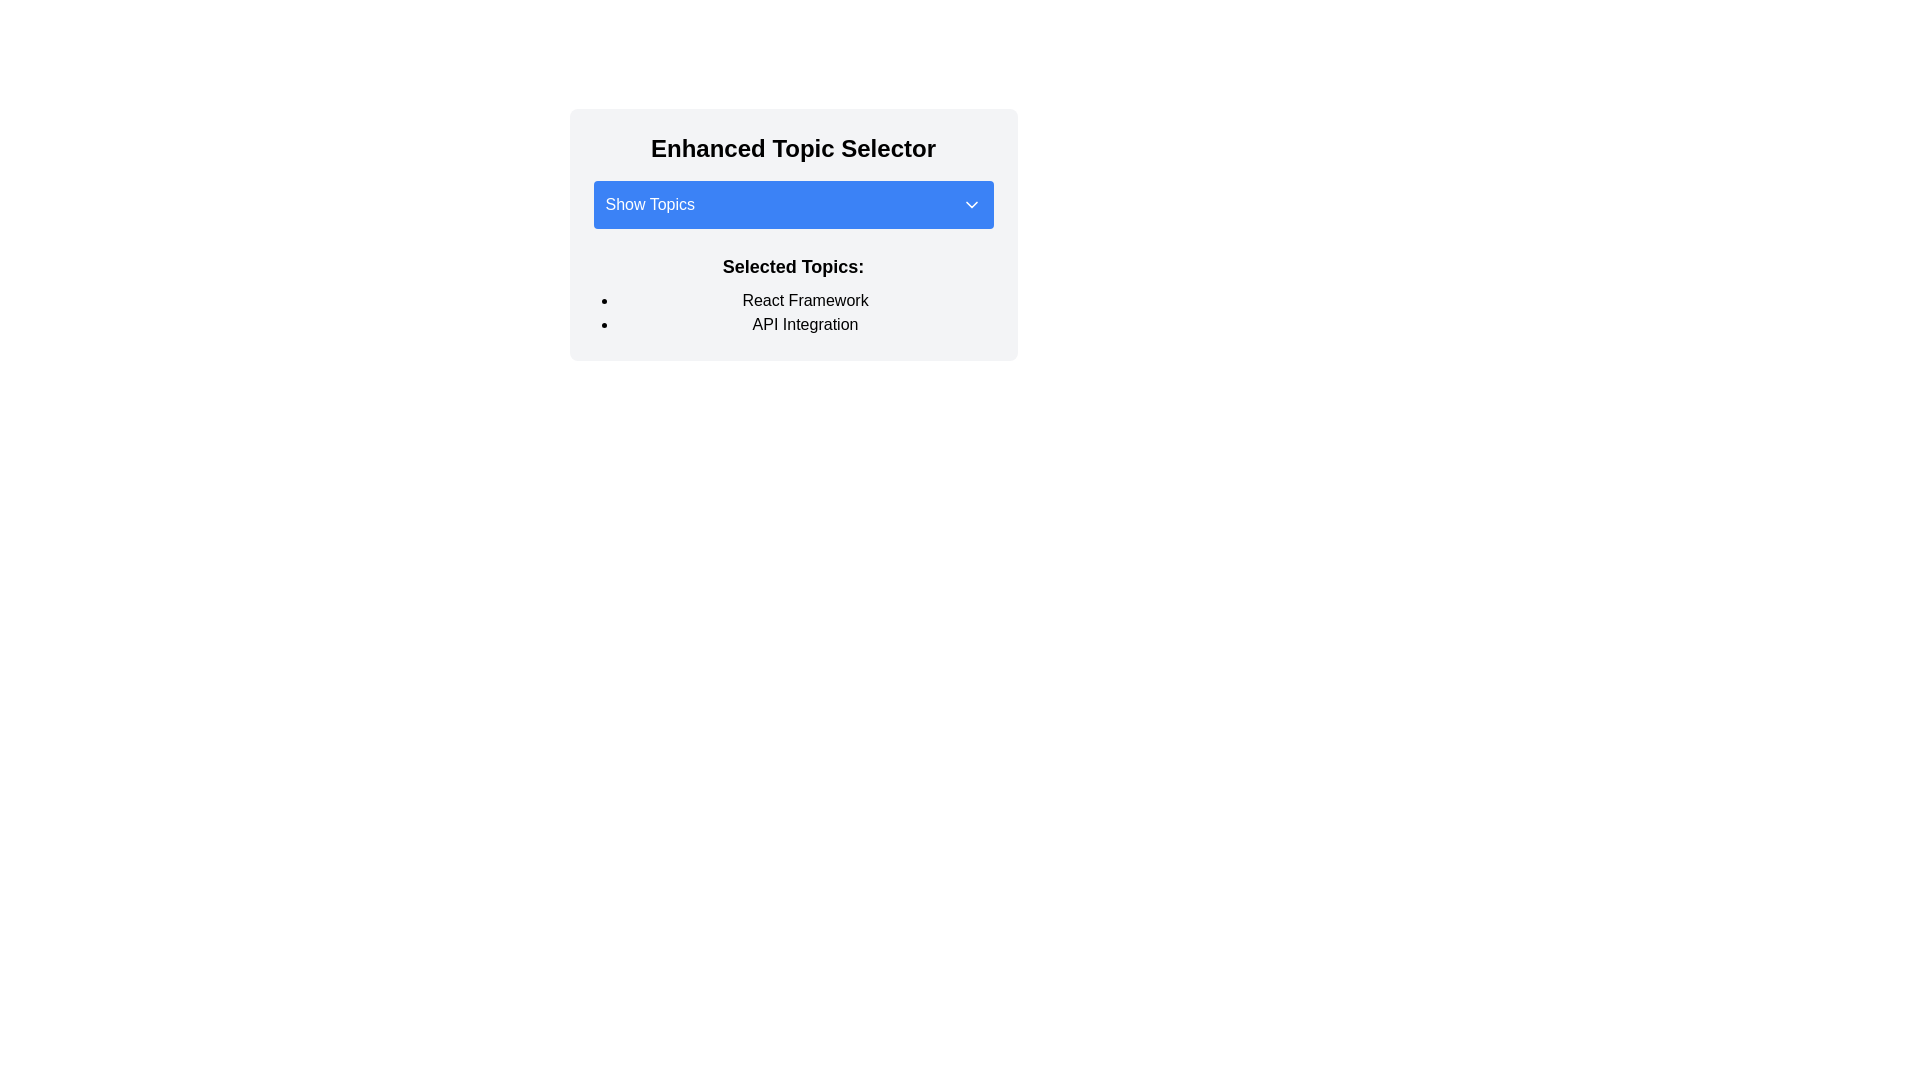  I want to click on static text label displaying 'Show Topics' in white color, which is located within a blue button-like structure under the heading 'Enhanced Topic Selector', so click(650, 204).